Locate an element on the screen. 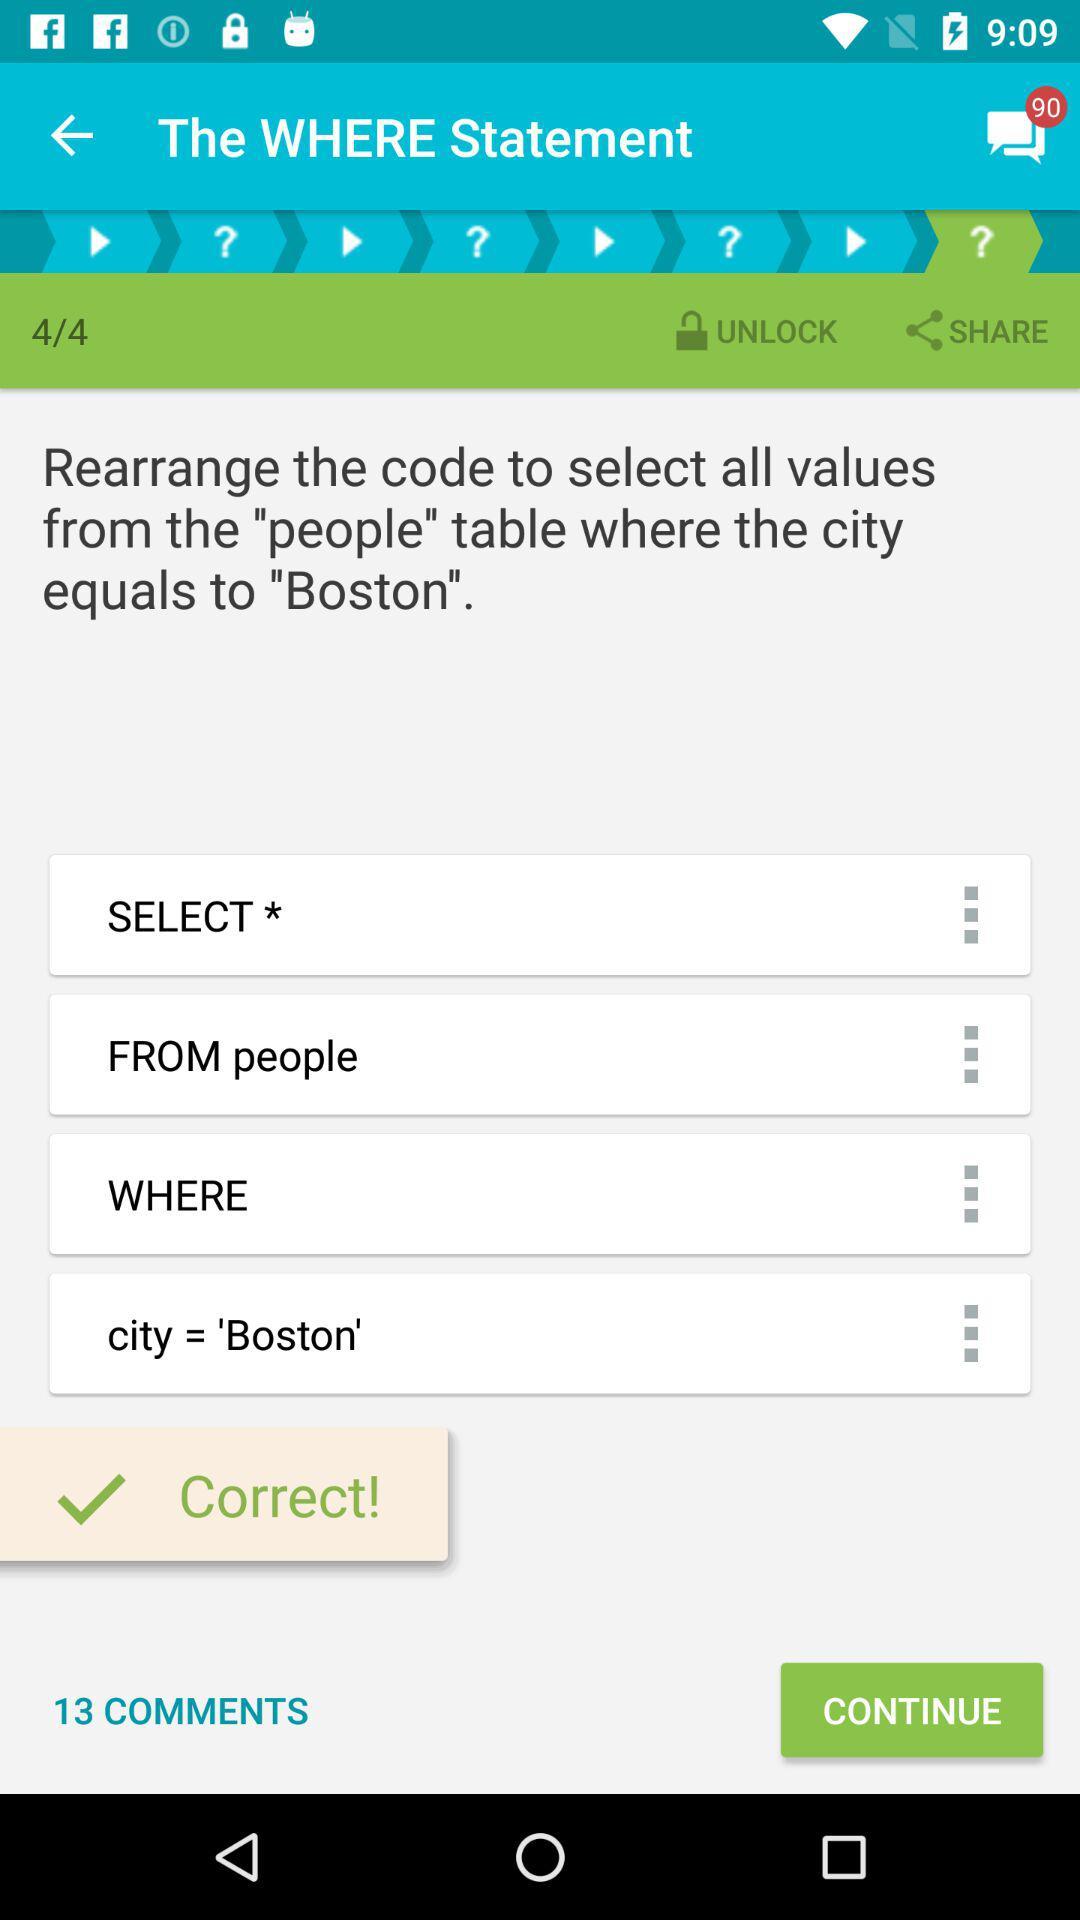  previous question option is located at coordinates (477, 240).